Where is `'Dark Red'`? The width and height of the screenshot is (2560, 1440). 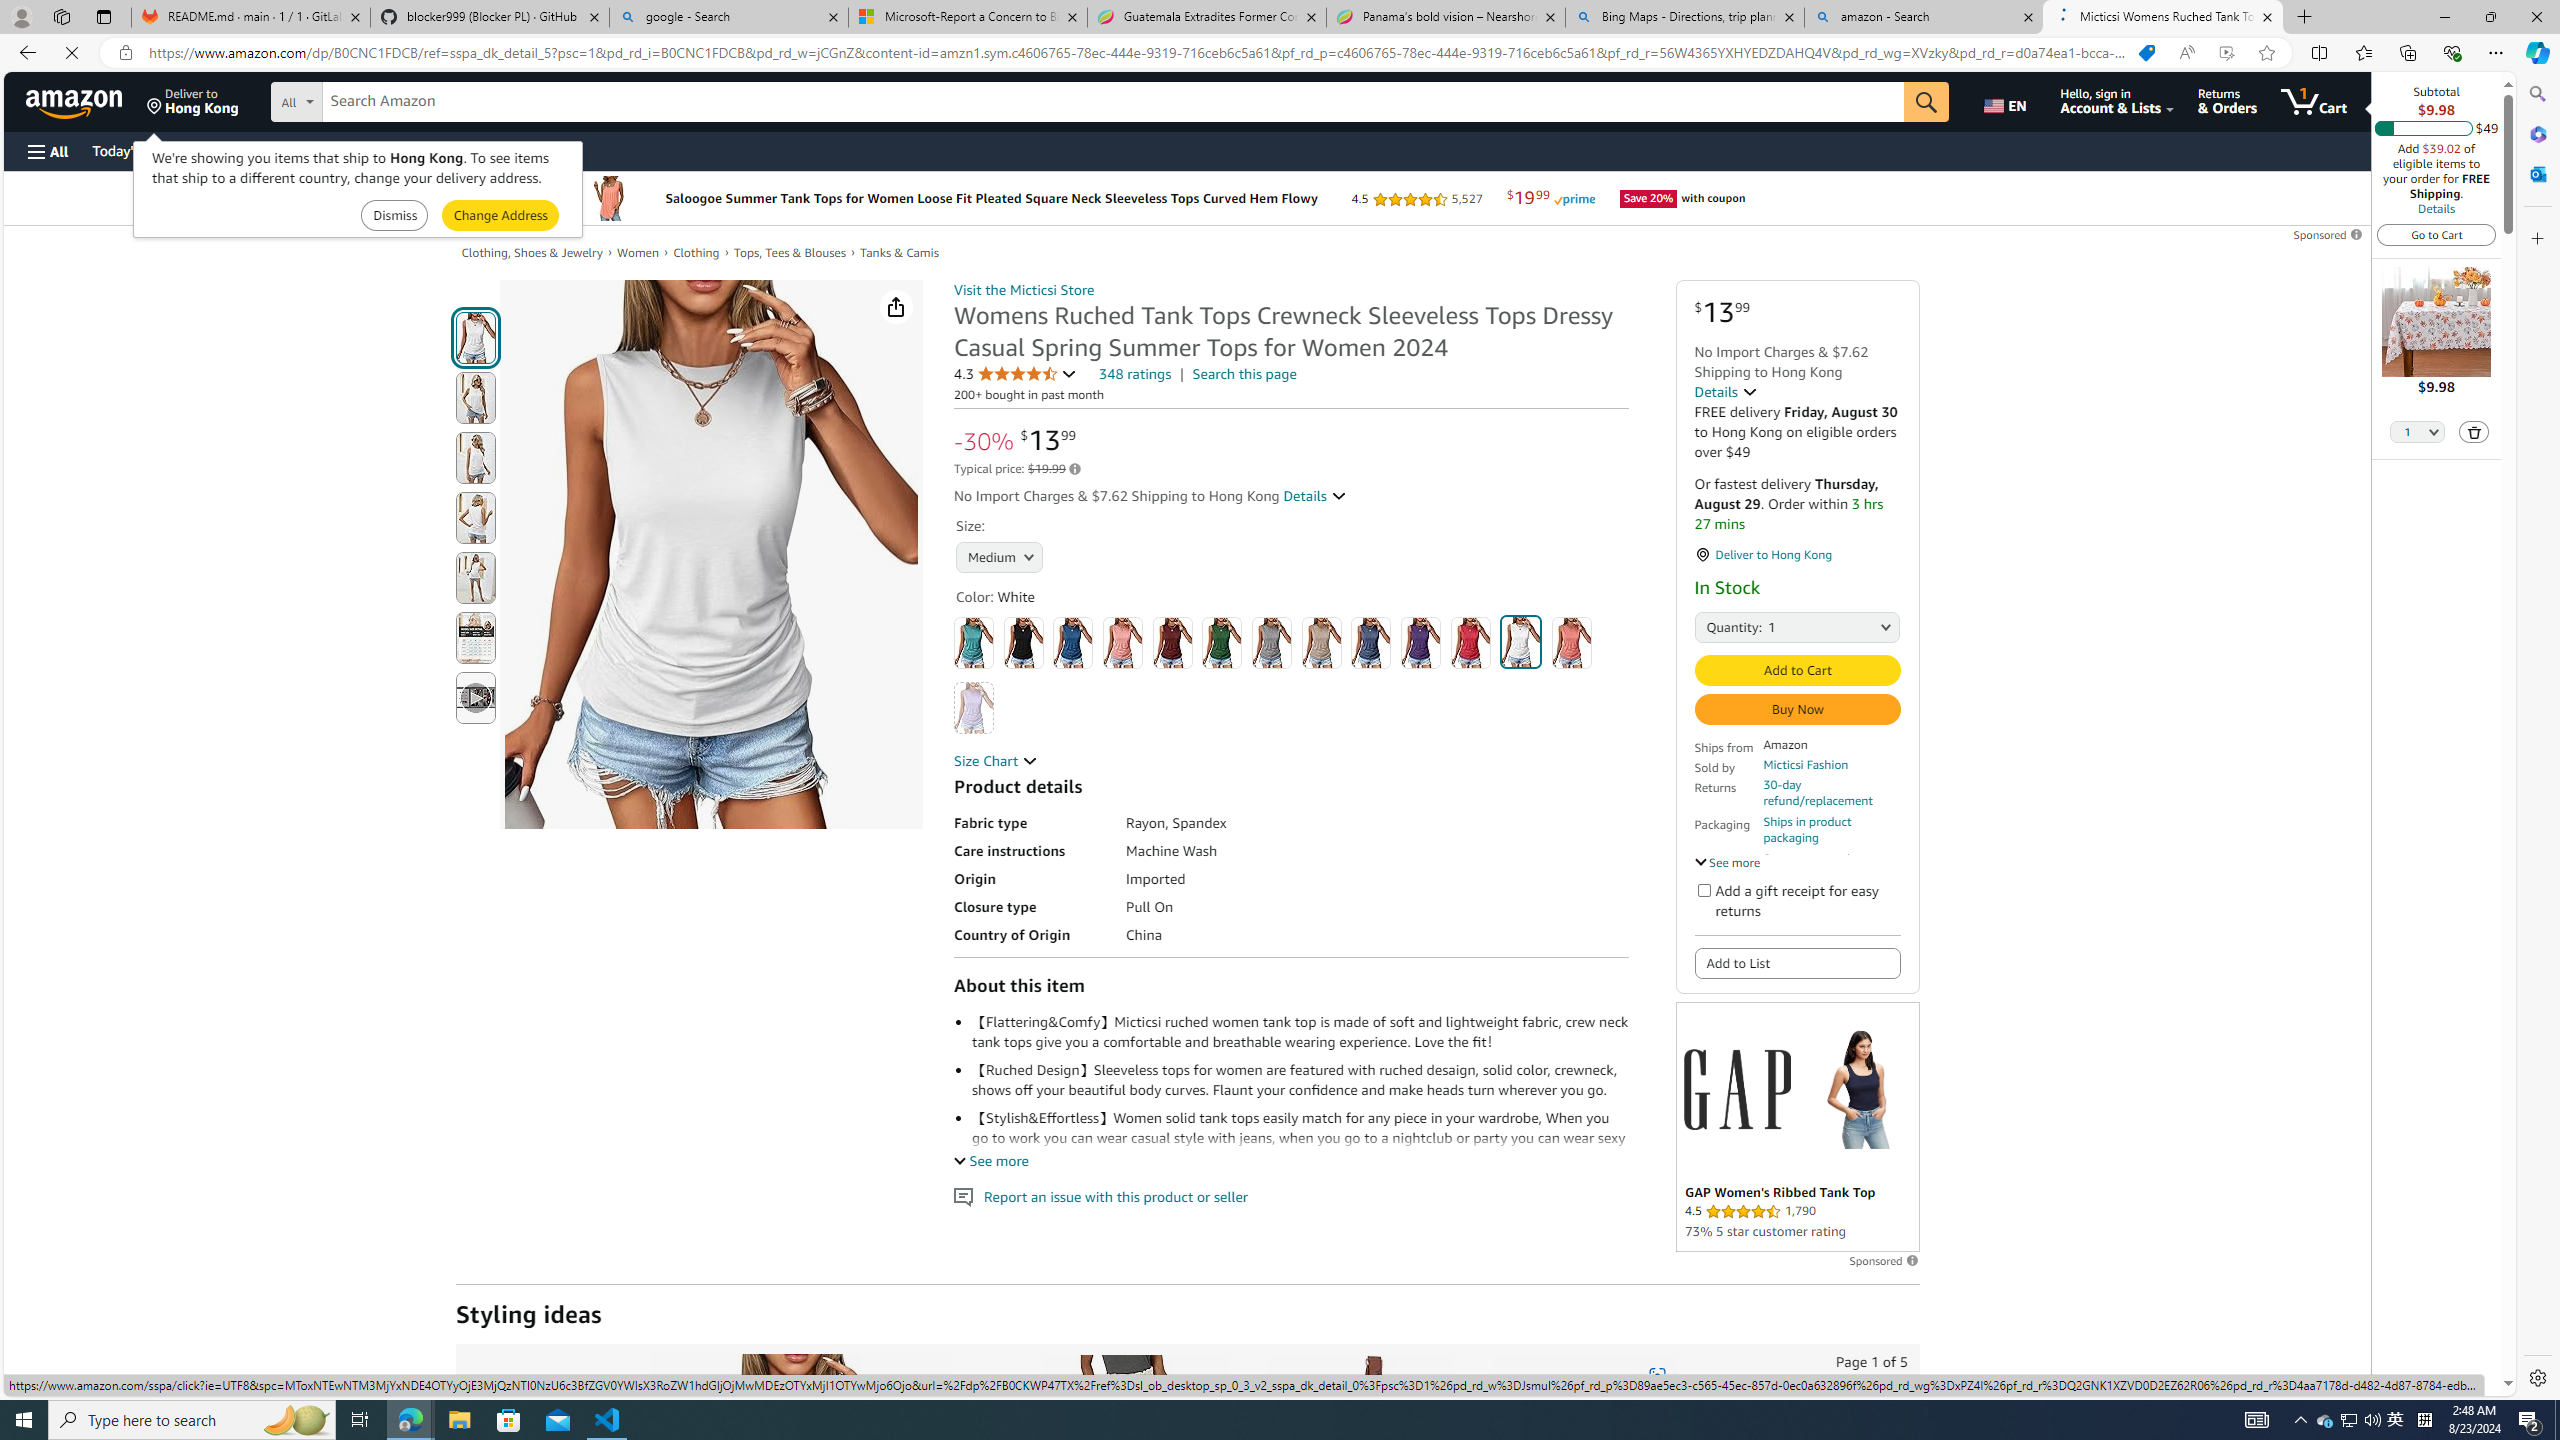
'Dark Red' is located at coordinates (1171, 642).